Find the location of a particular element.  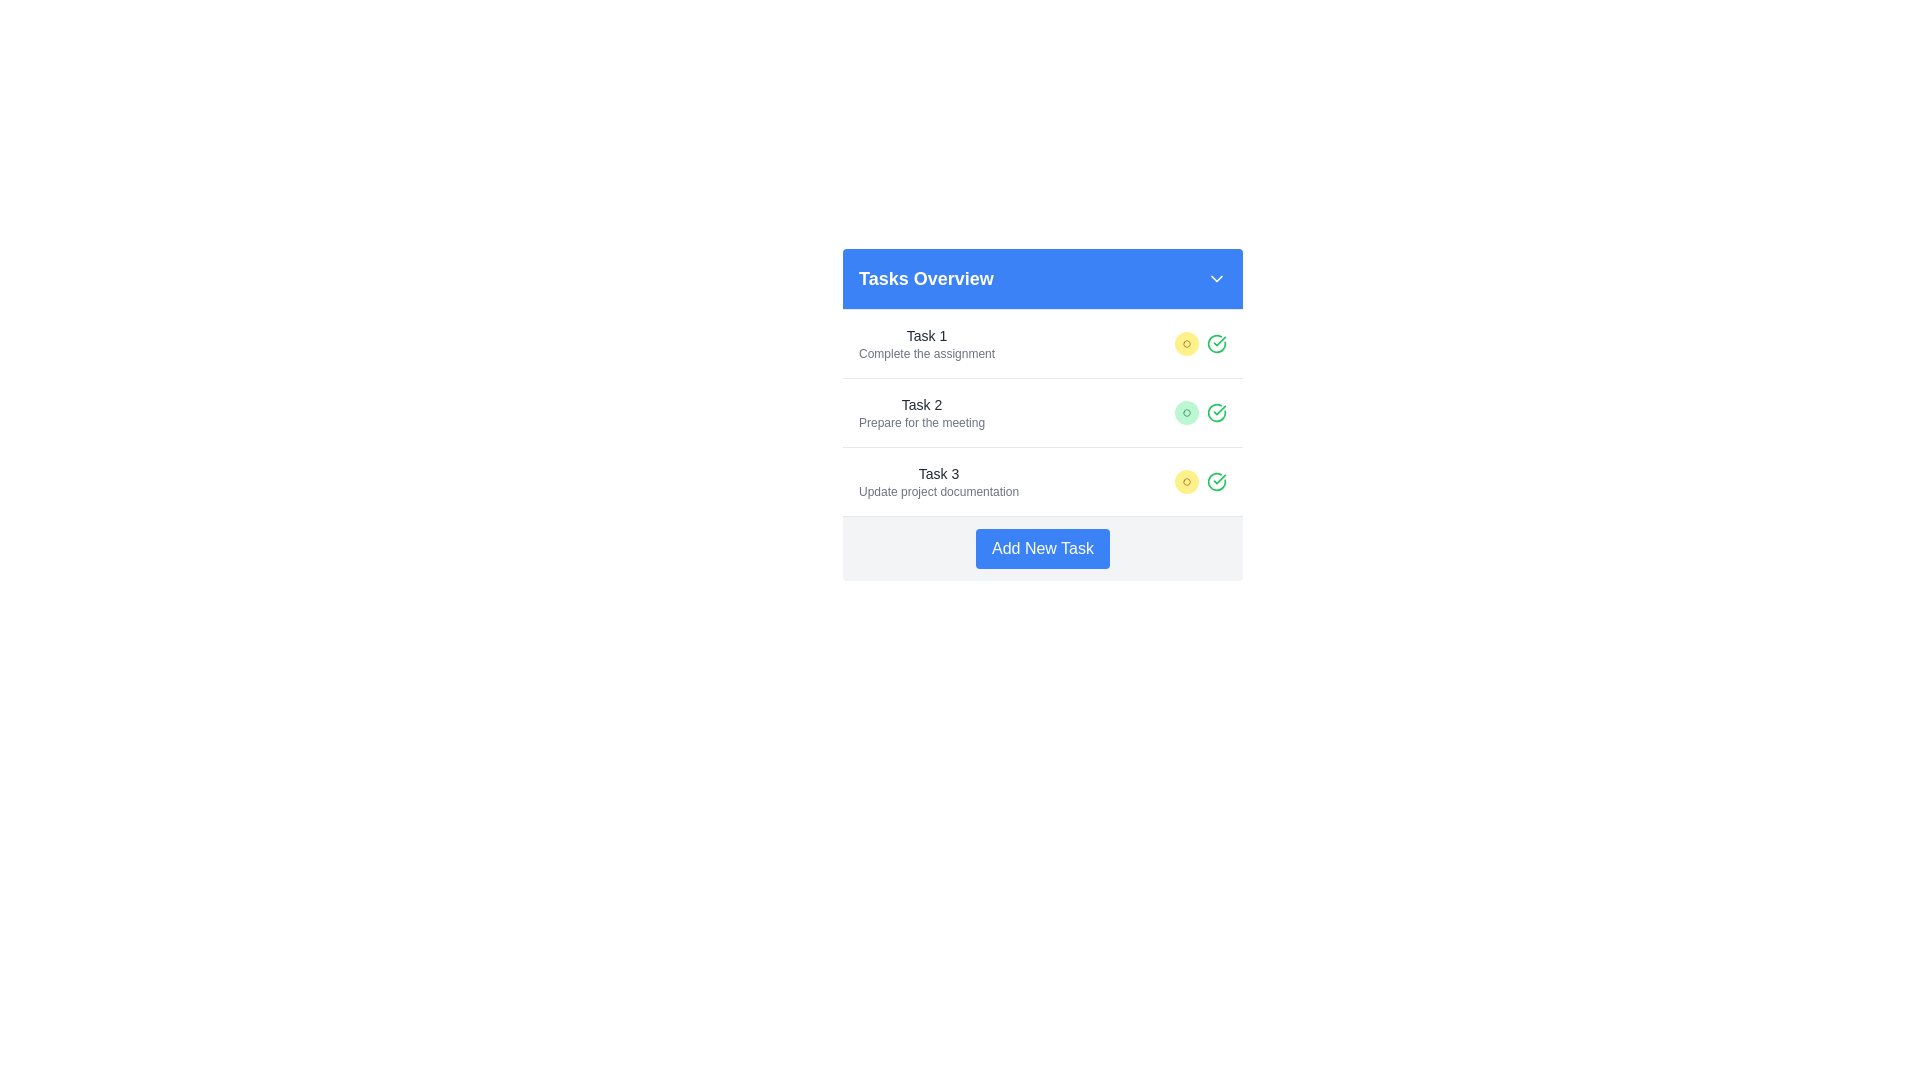

the green rounded badge with the text 'complete' inside, which is part of the Status indicator in the 'Task 2' list item is located at coordinates (1200, 411).